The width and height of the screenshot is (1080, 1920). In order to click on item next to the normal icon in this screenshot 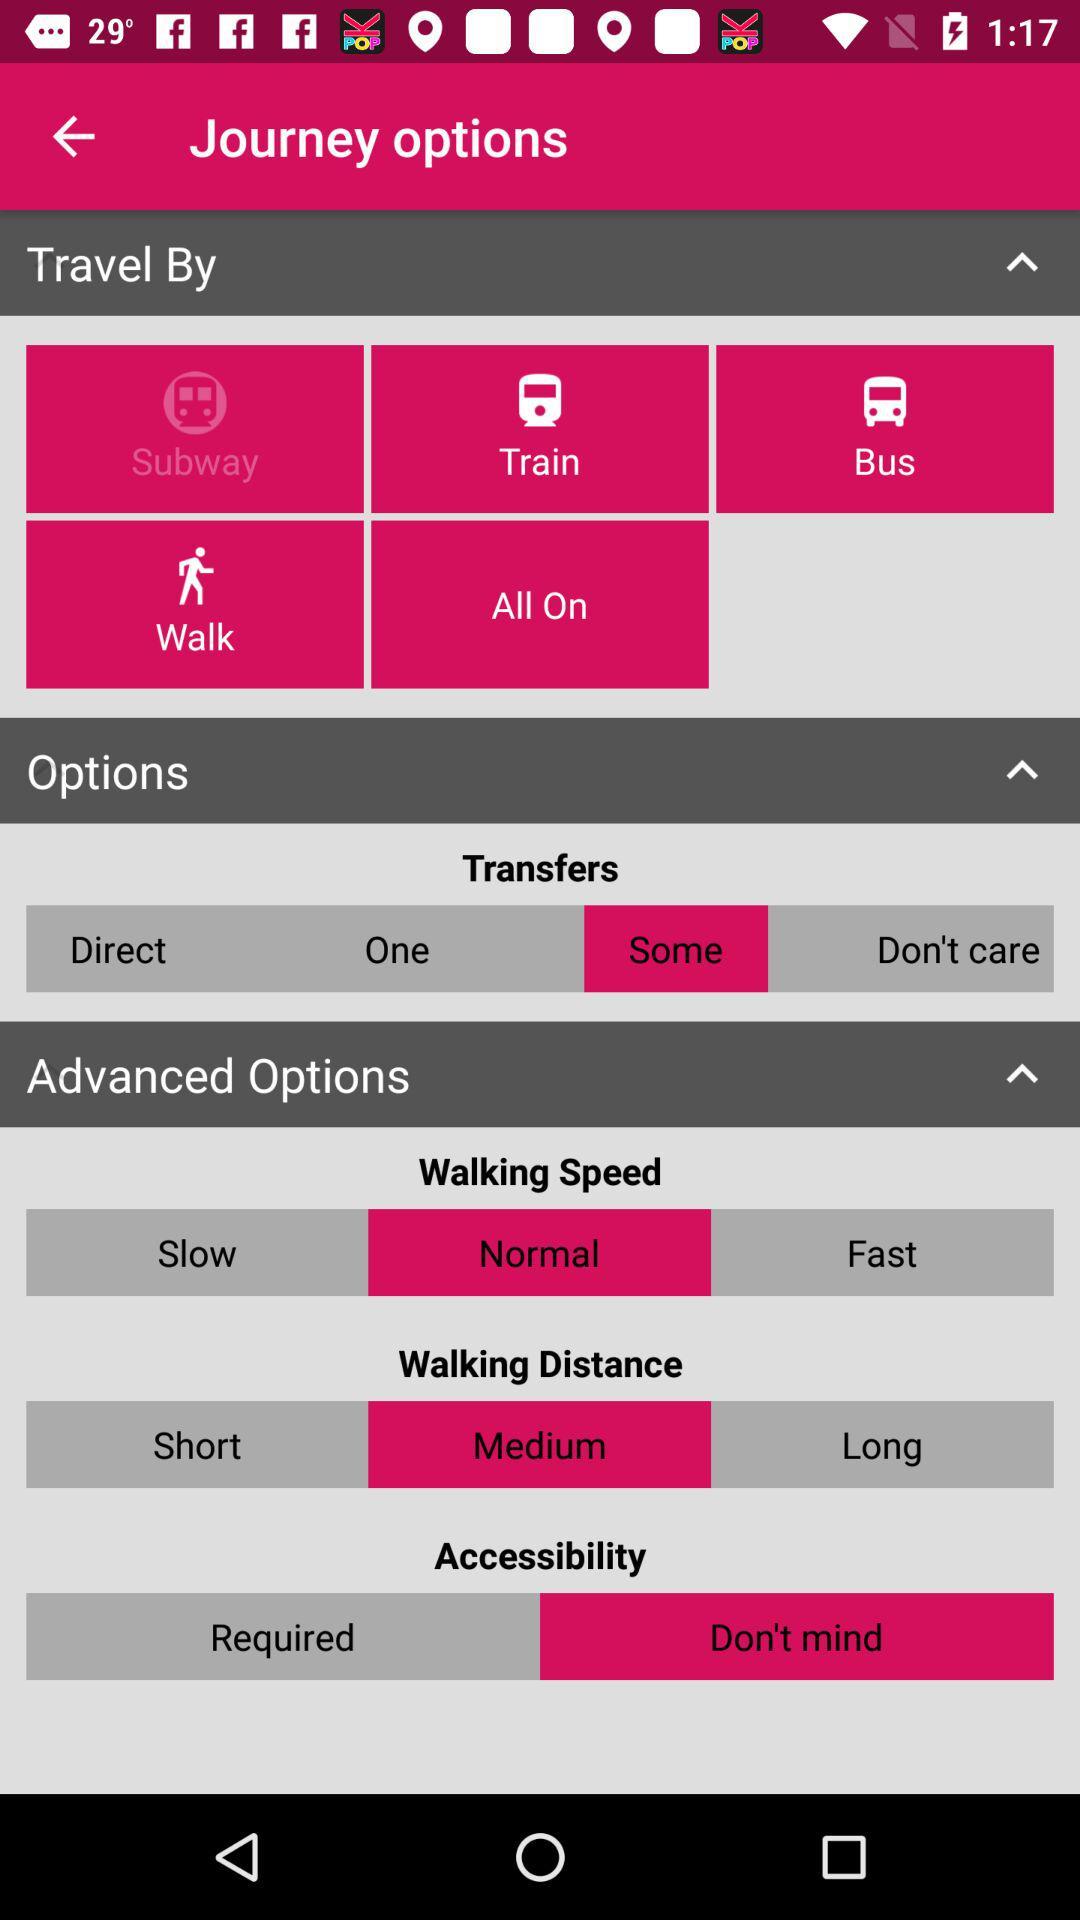, I will do `click(881, 1251)`.